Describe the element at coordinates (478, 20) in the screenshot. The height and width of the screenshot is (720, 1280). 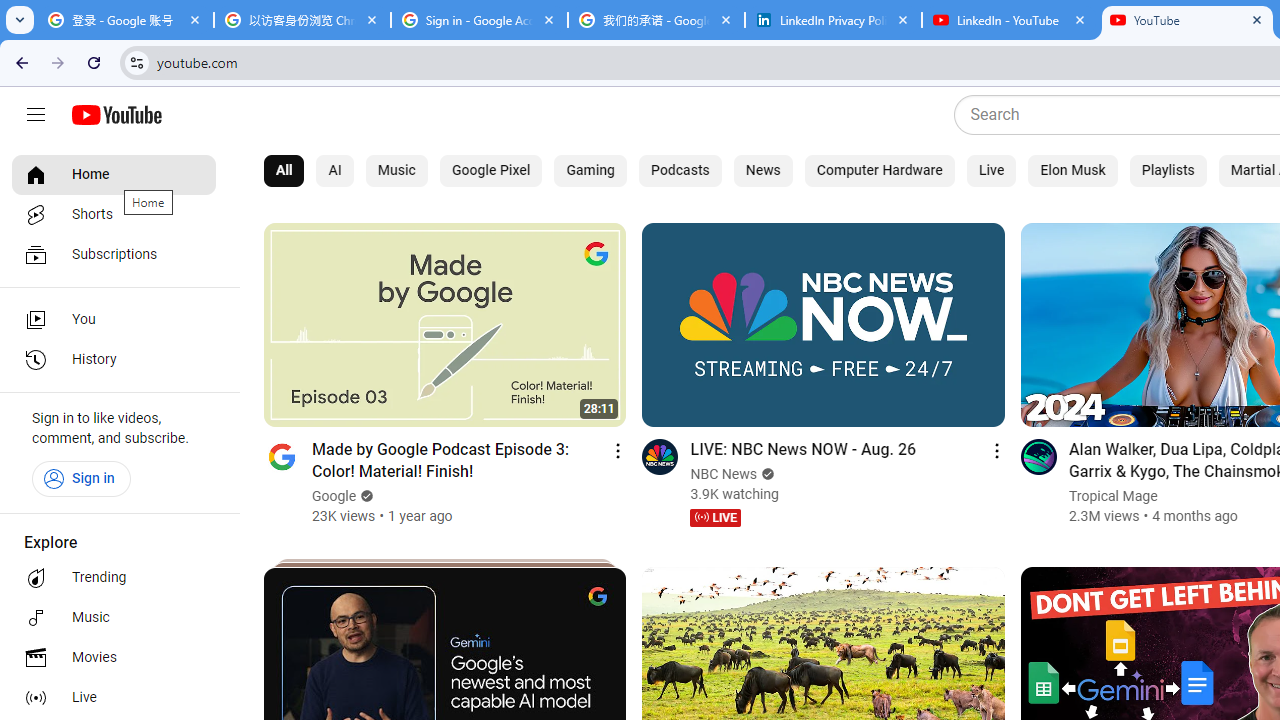
I see `'Sign in - Google Accounts'` at that location.